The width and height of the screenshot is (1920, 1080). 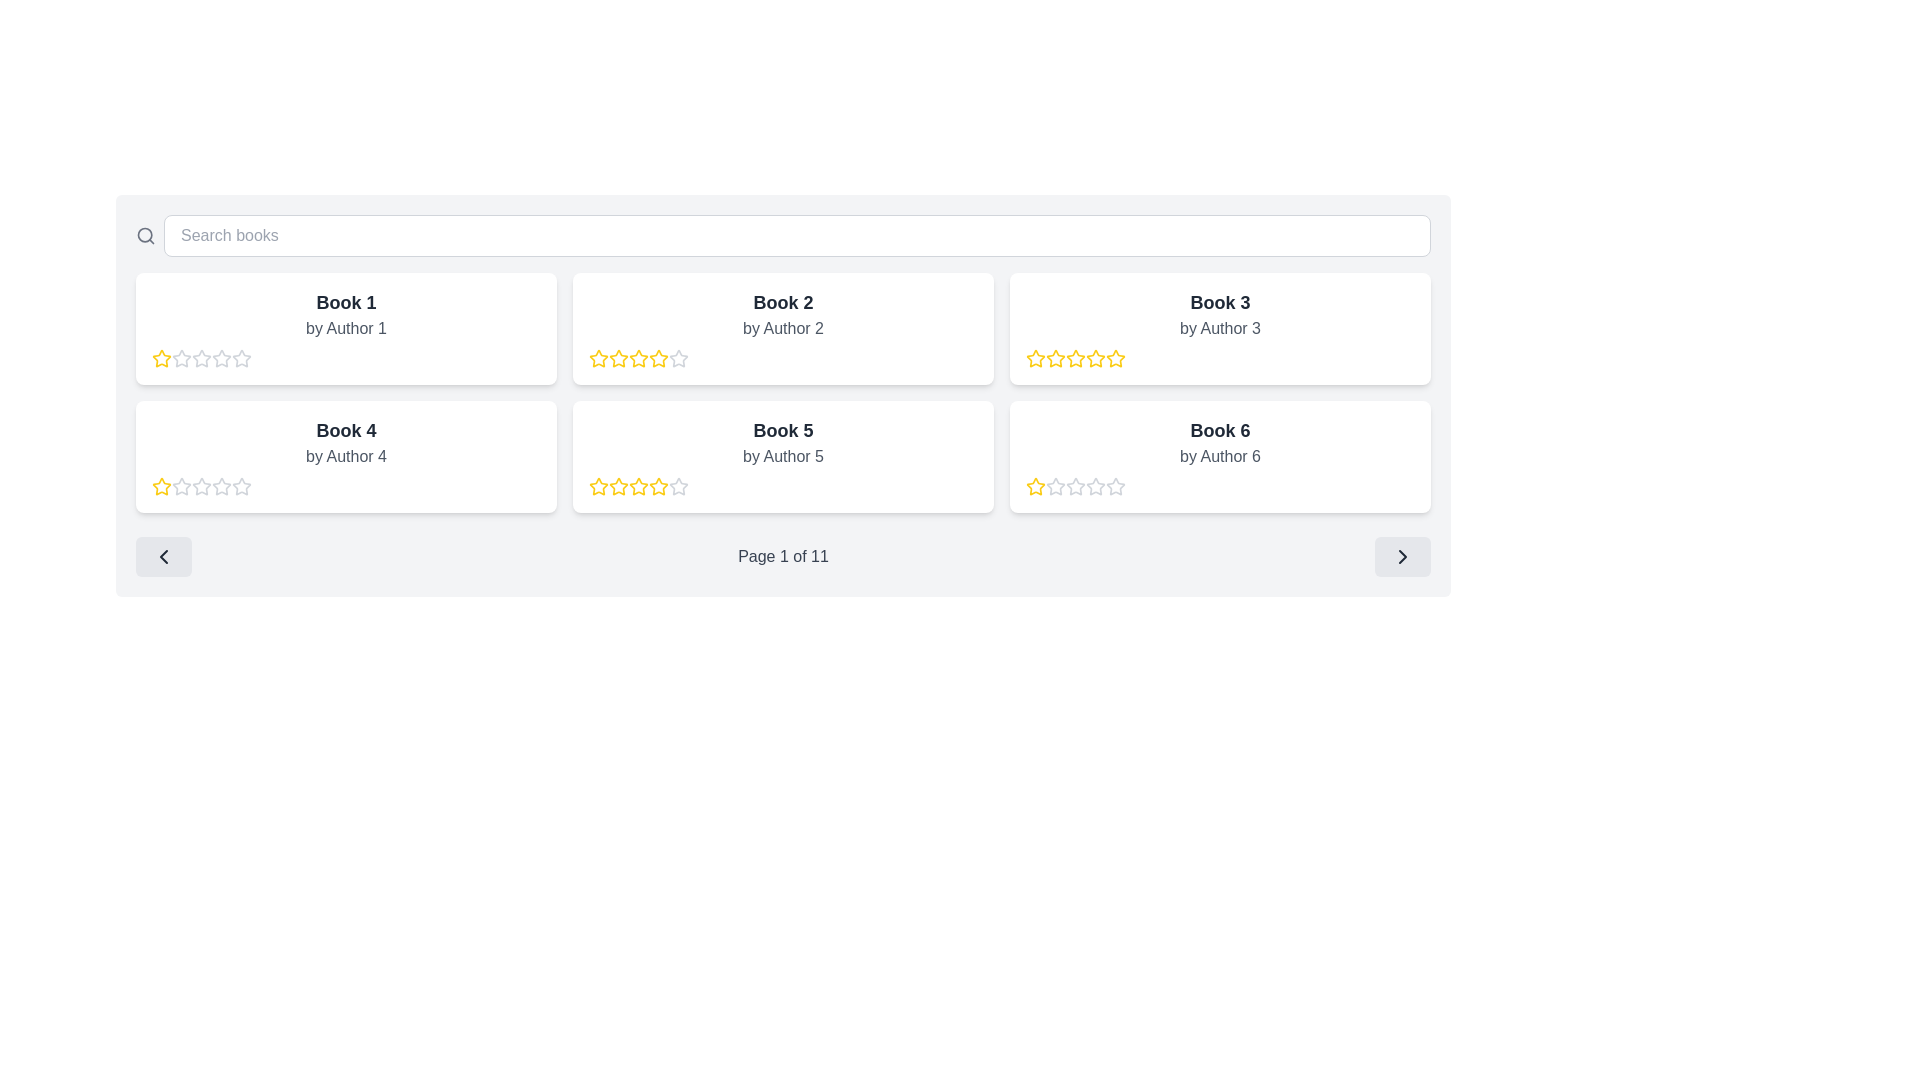 What do you see at coordinates (163, 556) in the screenshot?
I see `the gray button with rounded edges containing a left-pointing chevron icon, located in the bottom-left corner of the pagination controls` at bounding box center [163, 556].